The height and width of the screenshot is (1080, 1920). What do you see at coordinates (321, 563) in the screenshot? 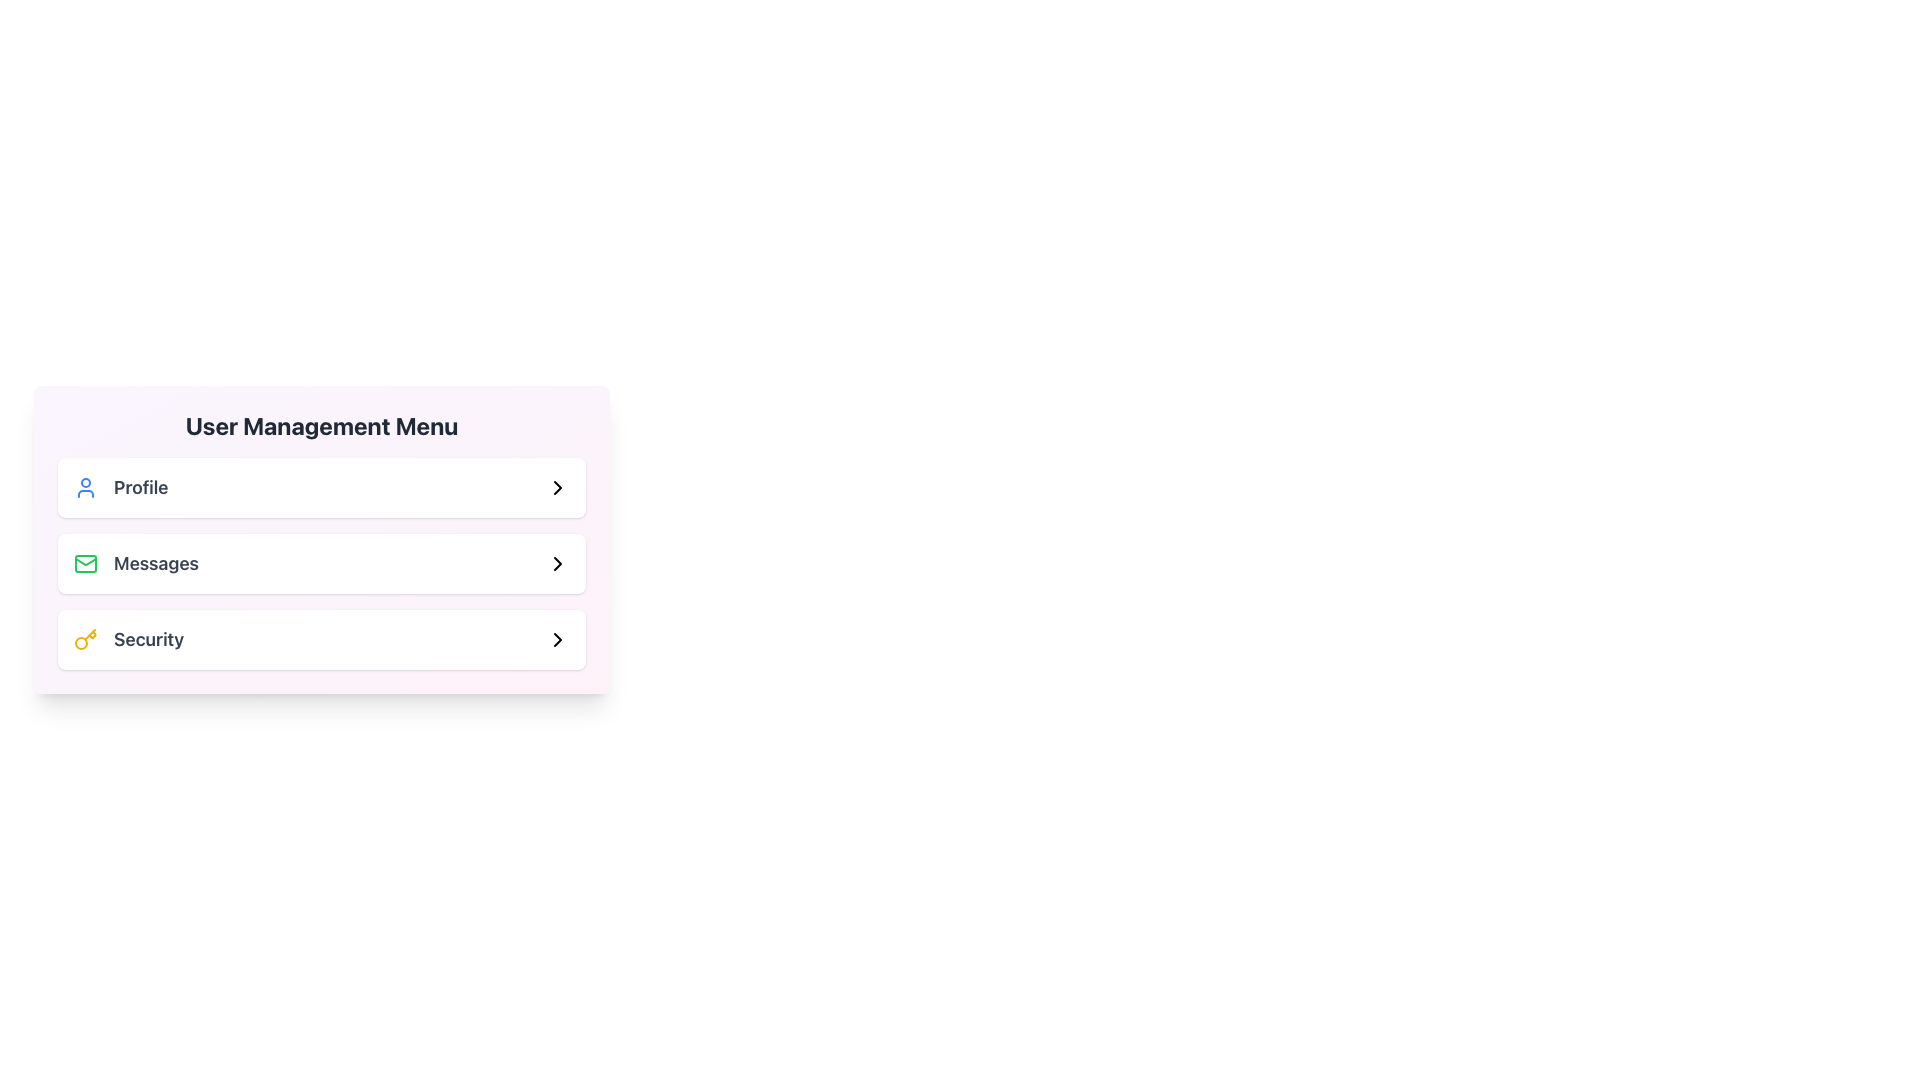
I see `the 'Messages' navigational button located under the 'User Management Menu', positioned between the 'Profile' and 'Security' entries` at bounding box center [321, 563].